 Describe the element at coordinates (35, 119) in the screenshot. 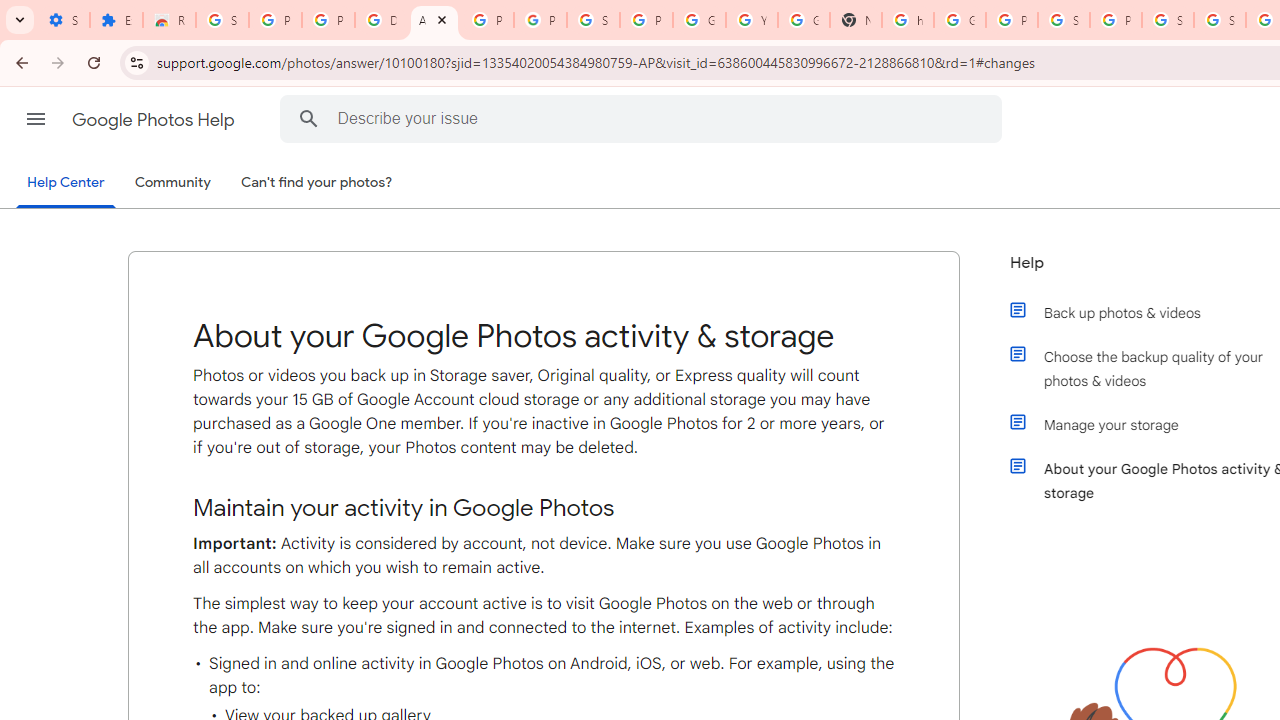

I see `'Main menu'` at that location.